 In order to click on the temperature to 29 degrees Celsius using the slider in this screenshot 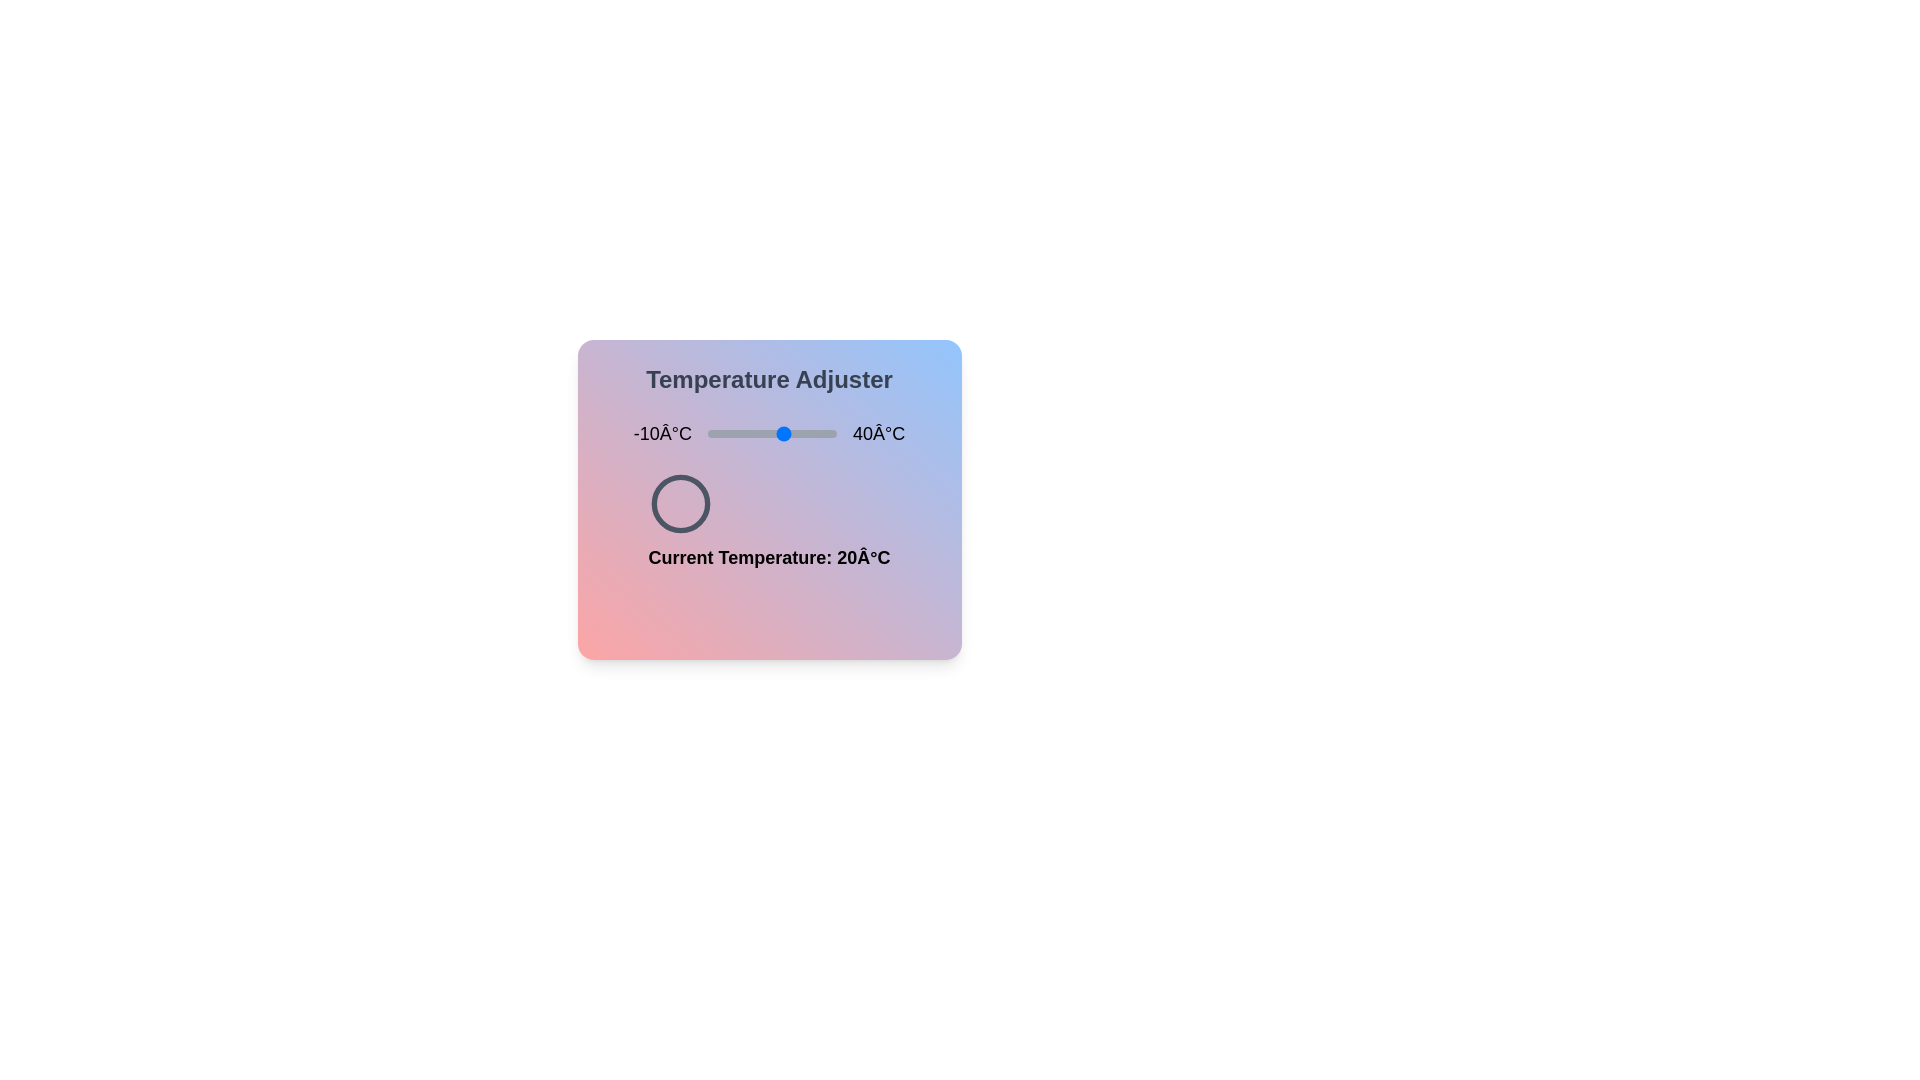, I will do `click(808, 433)`.